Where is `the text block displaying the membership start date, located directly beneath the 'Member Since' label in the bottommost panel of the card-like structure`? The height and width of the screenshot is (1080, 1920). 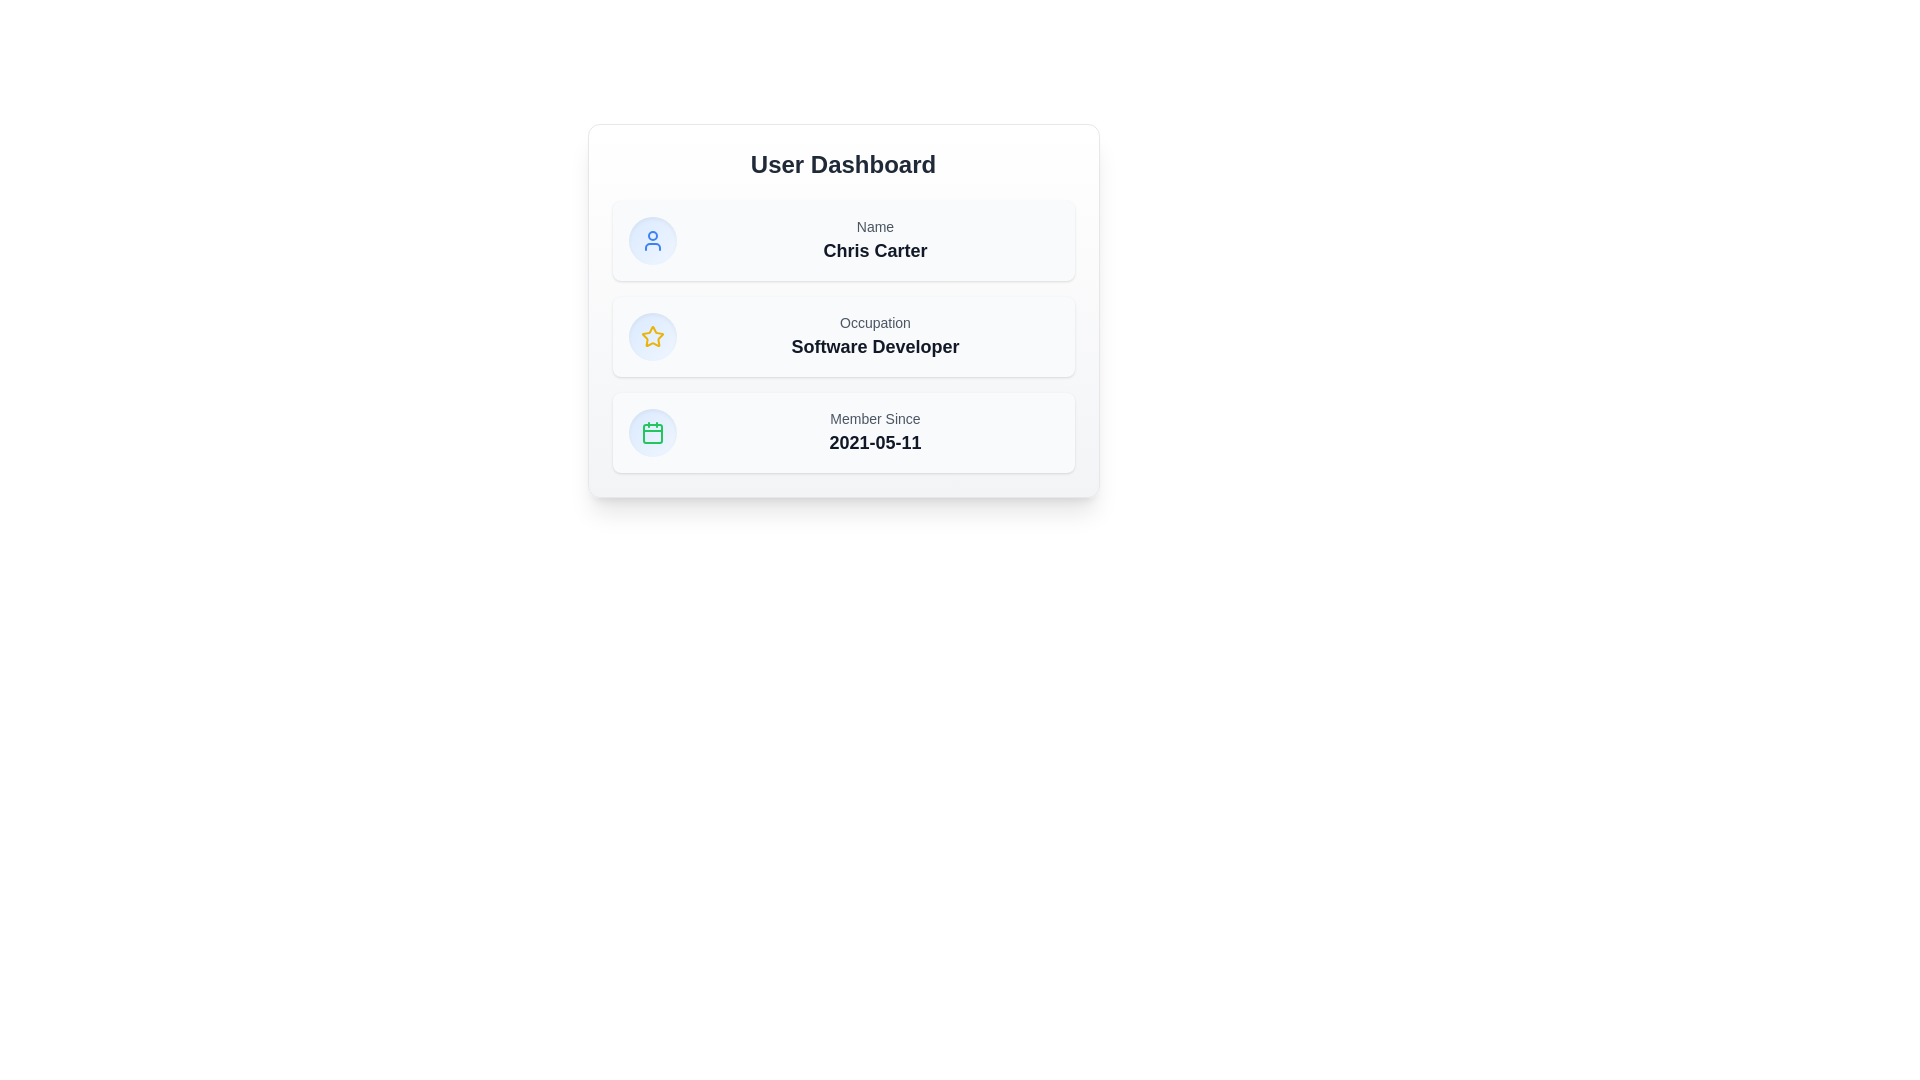 the text block displaying the membership start date, located directly beneath the 'Member Since' label in the bottommost panel of the card-like structure is located at coordinates (875, 442).